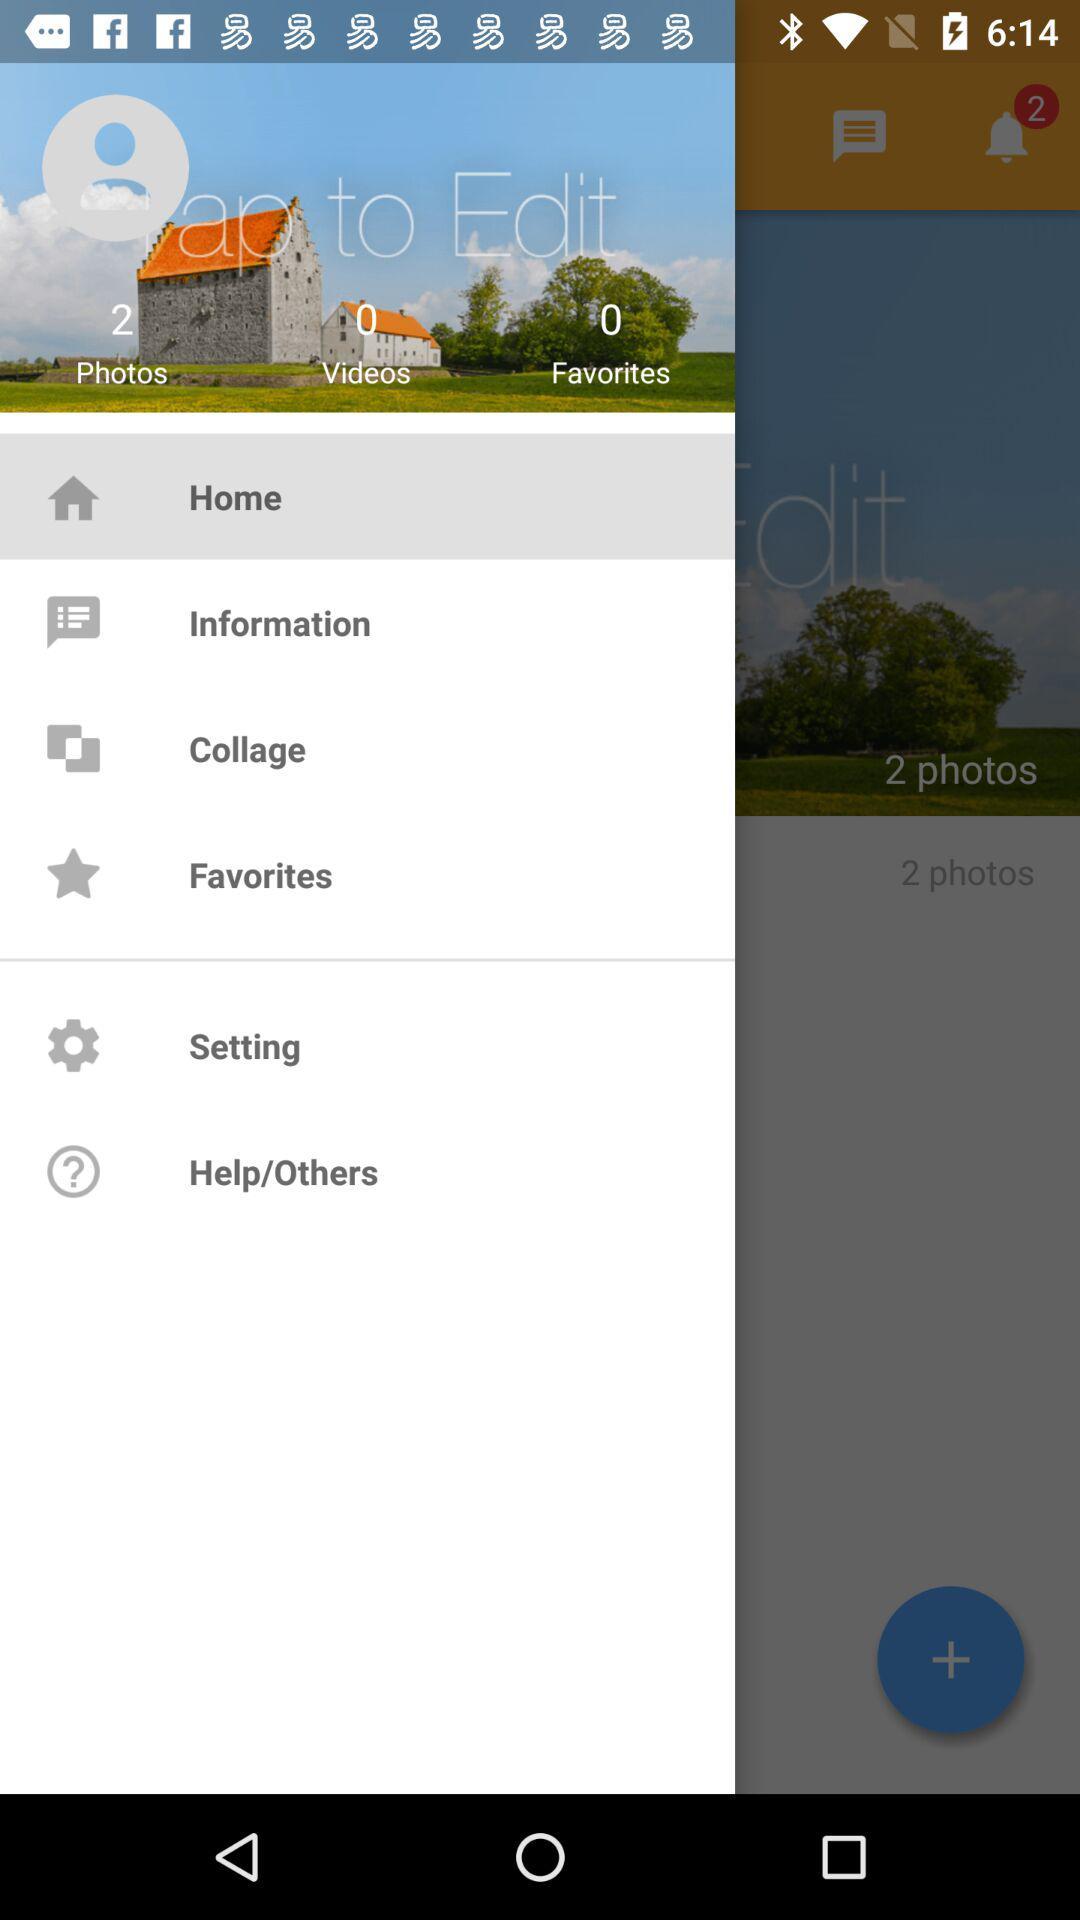 This screenshot has width=1080, height=1920. What do you see at coordinates (950, 1659) in the screenshot?
I see `the add icon` at bounding box center [950, 1659].